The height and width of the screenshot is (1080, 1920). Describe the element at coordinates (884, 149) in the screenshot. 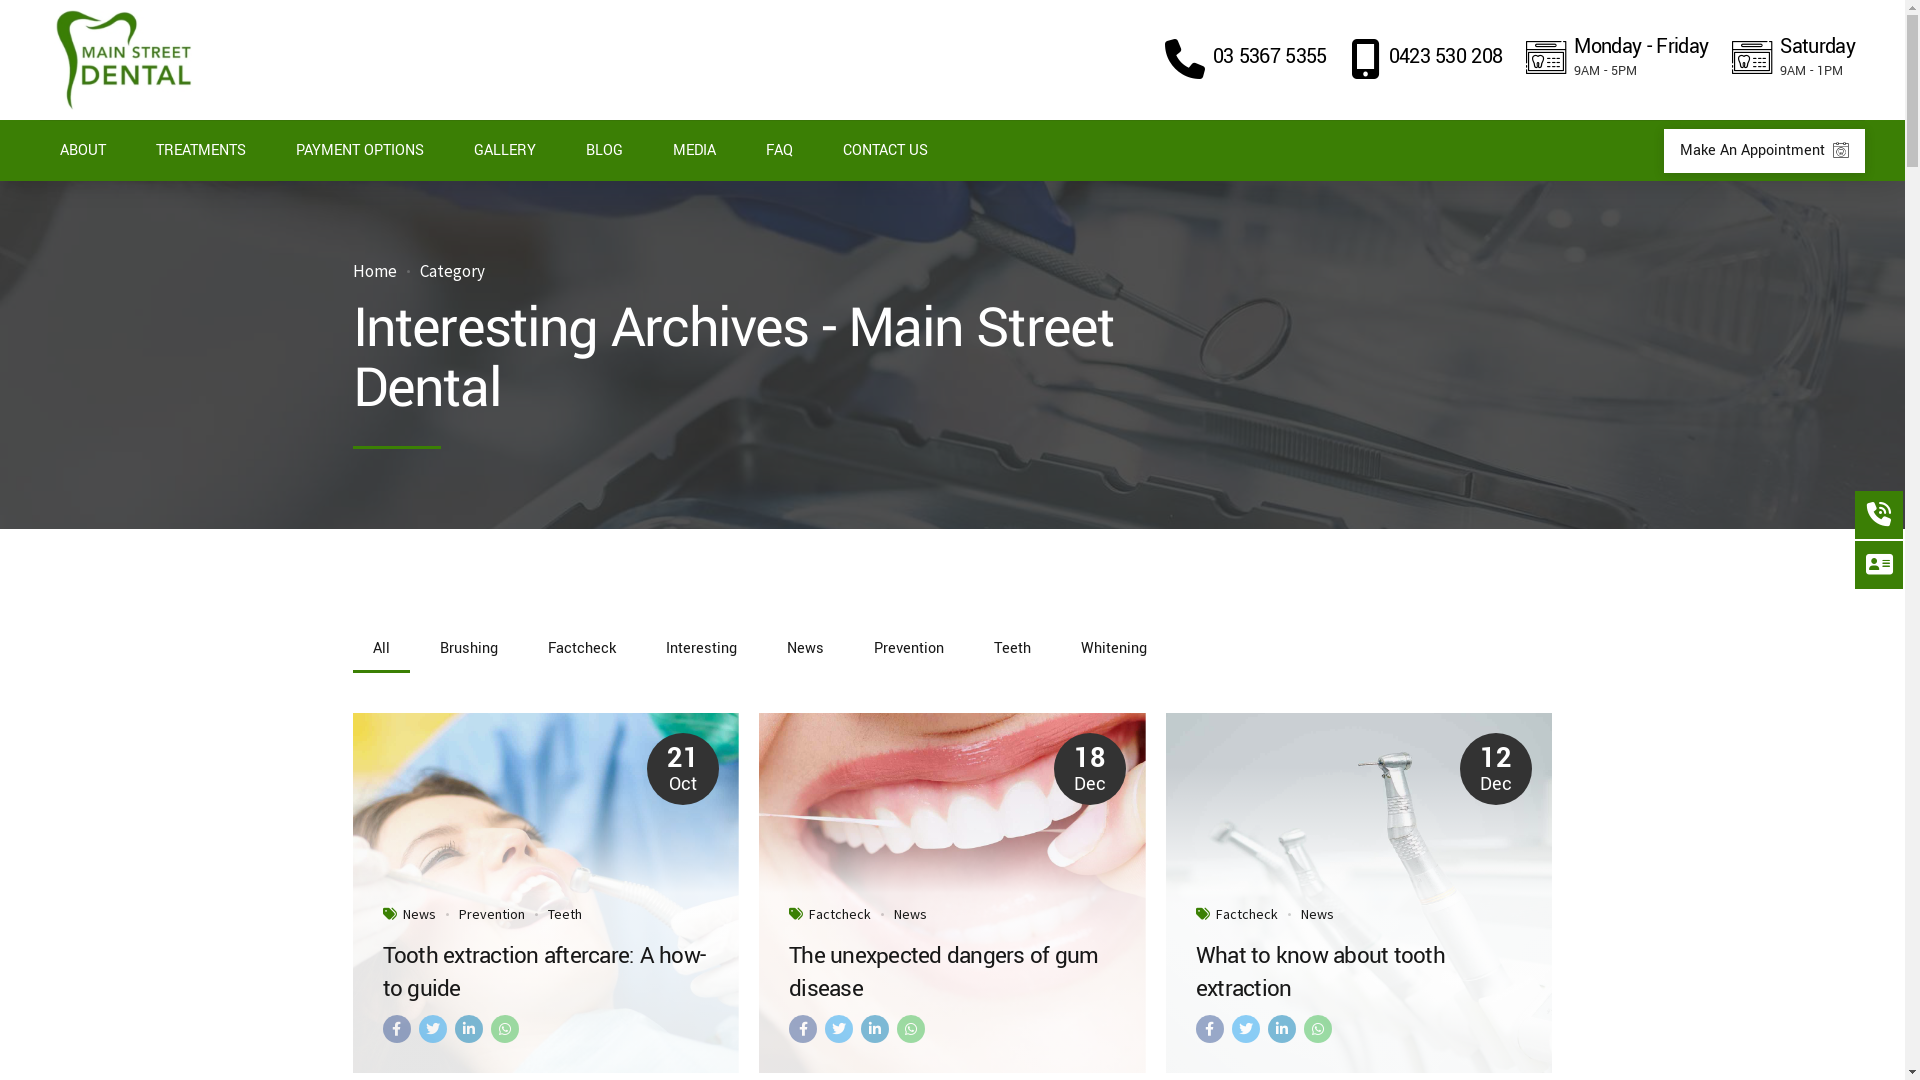

I see `'CONTACT US'` at that location.